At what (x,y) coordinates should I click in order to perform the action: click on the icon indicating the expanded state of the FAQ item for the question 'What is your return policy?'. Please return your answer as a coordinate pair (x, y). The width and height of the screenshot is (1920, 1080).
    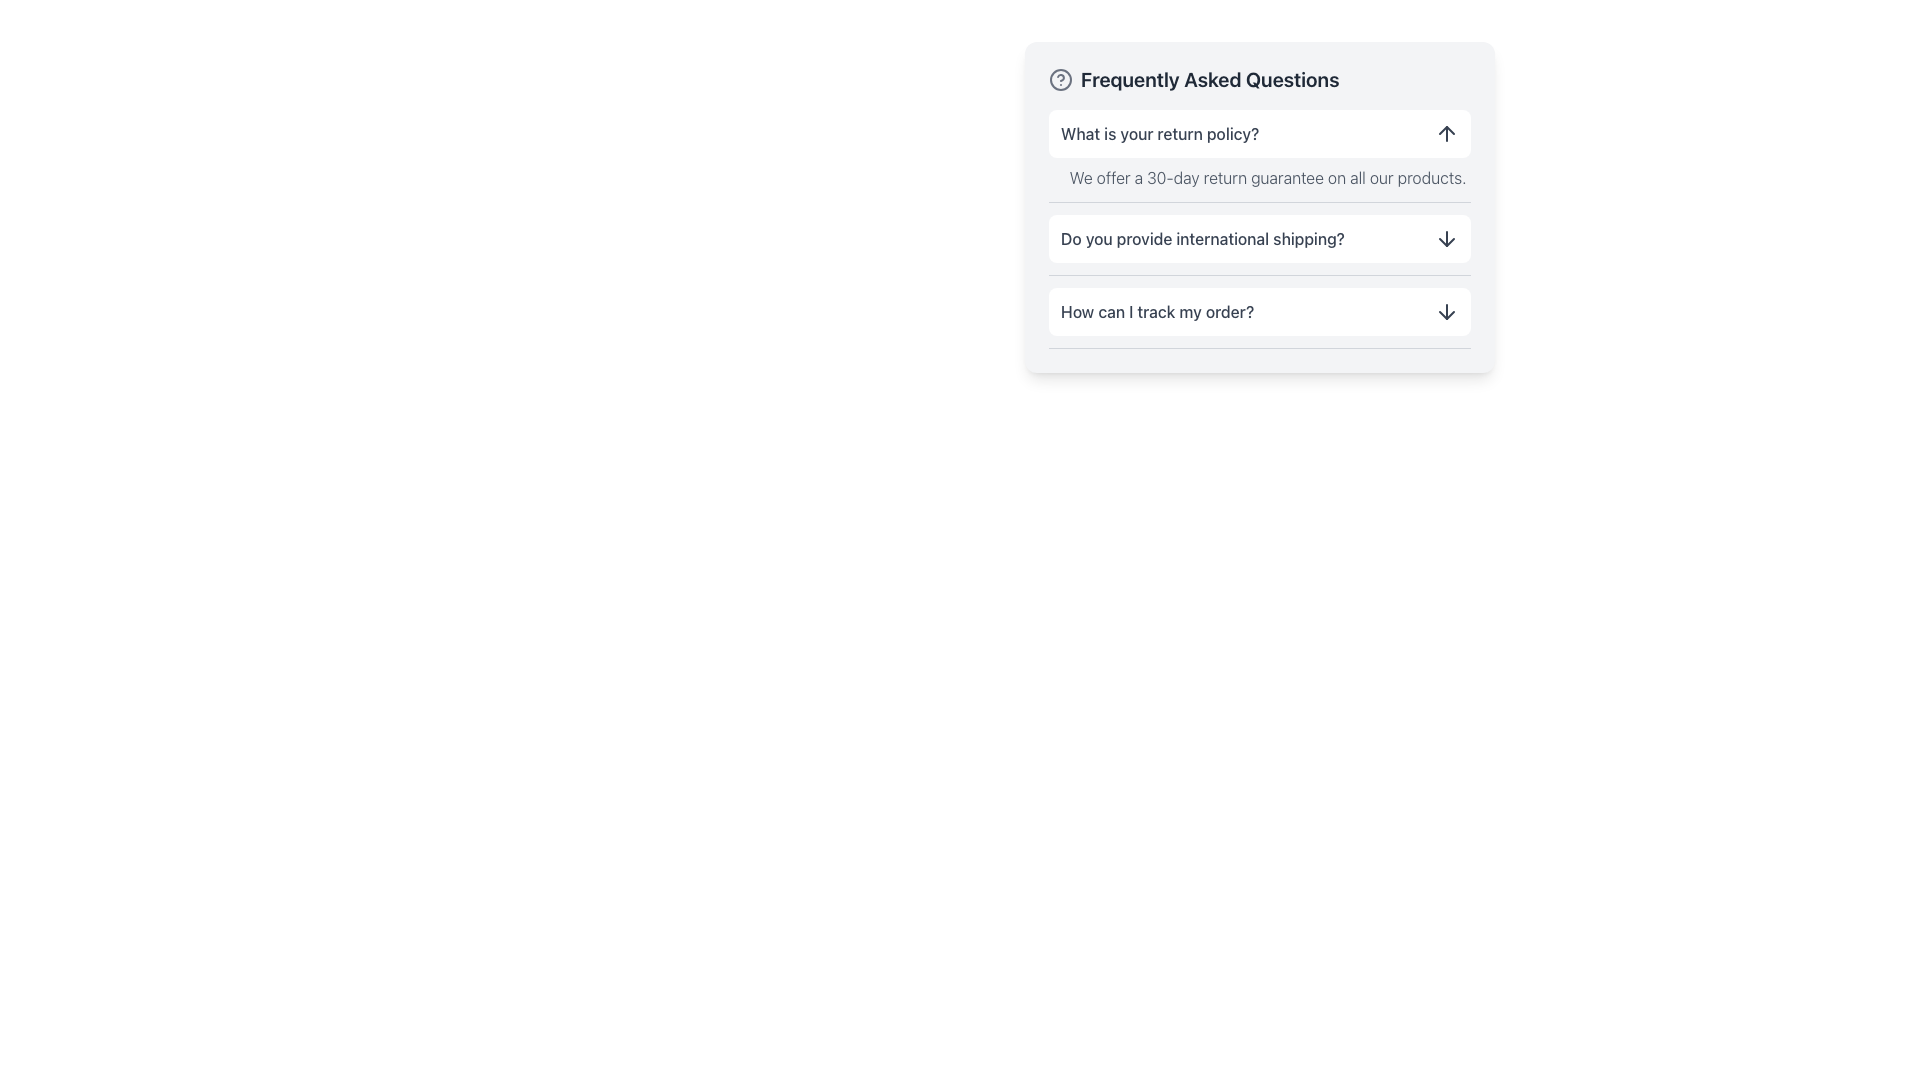
    Looking at the image, I should click on (1446, 134).